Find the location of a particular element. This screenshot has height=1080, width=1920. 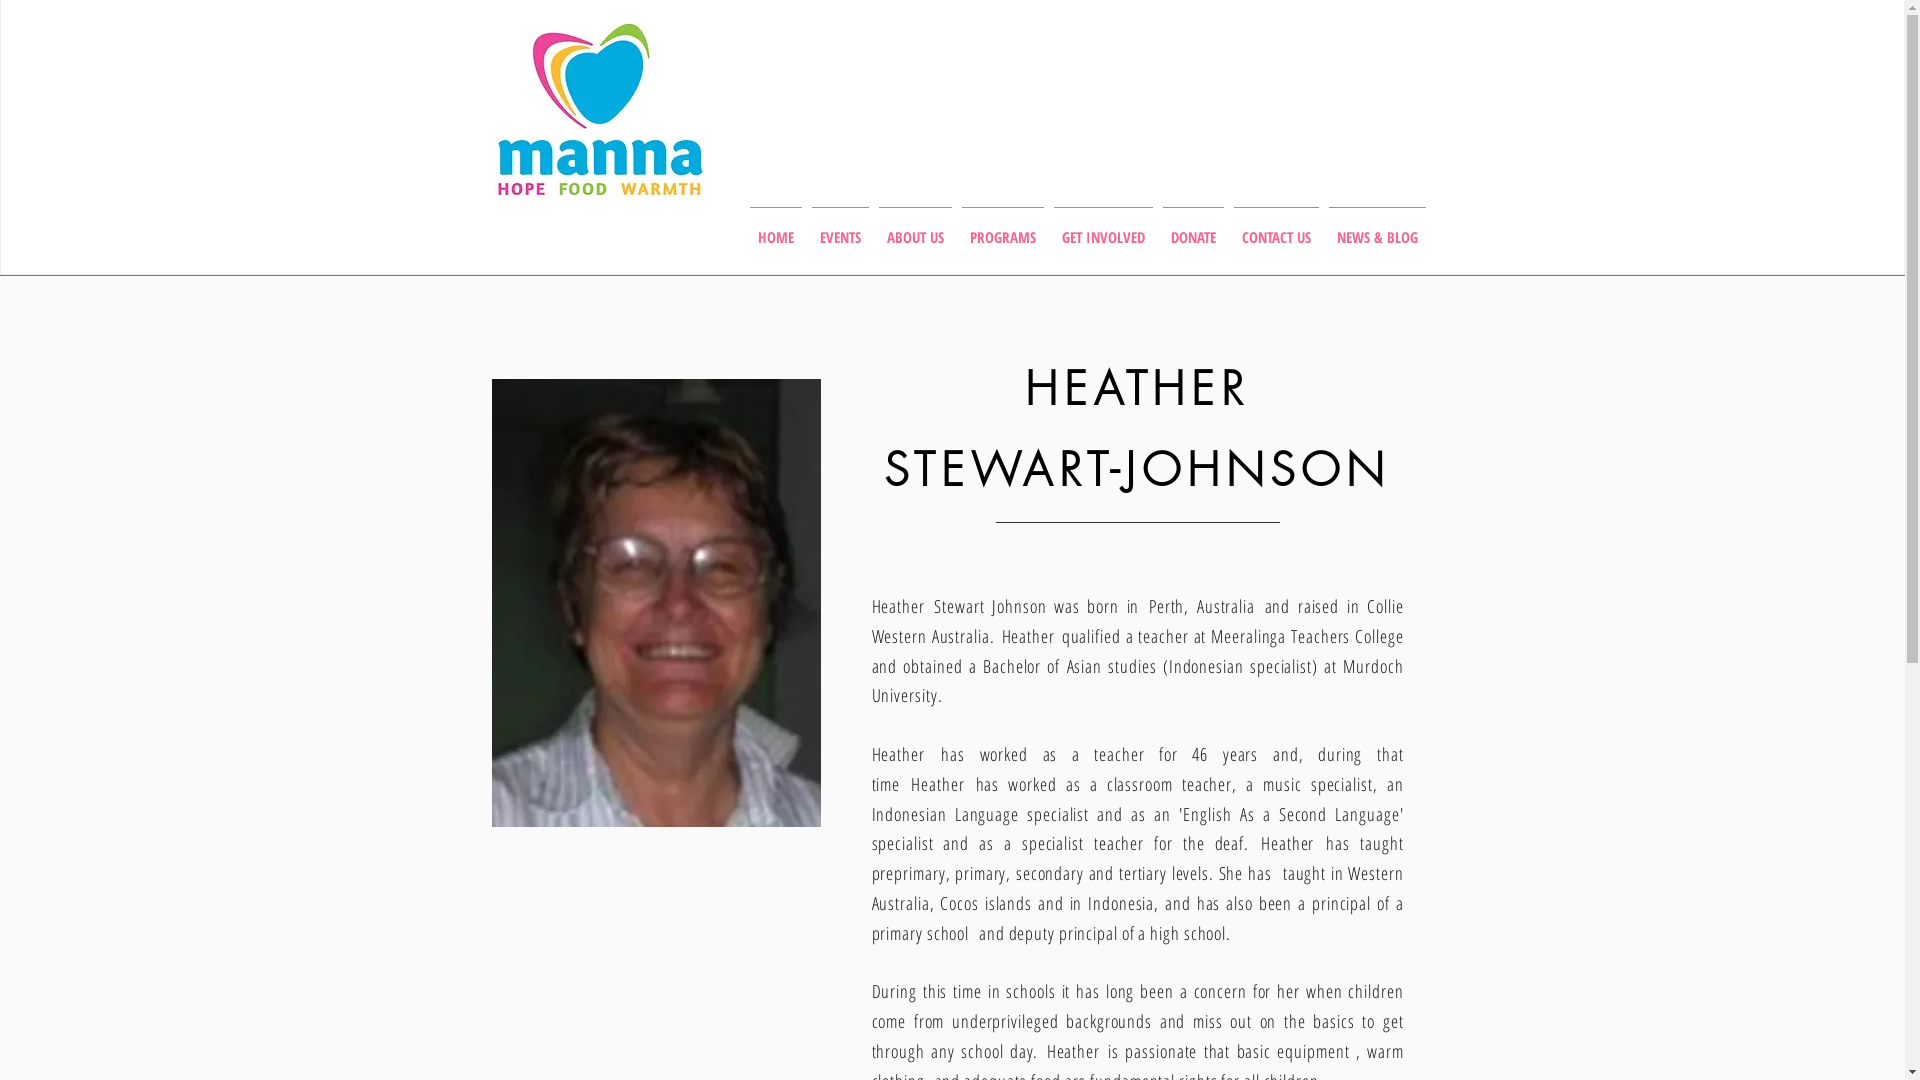

'ABOUT US' is located at coordinates (914, 226).